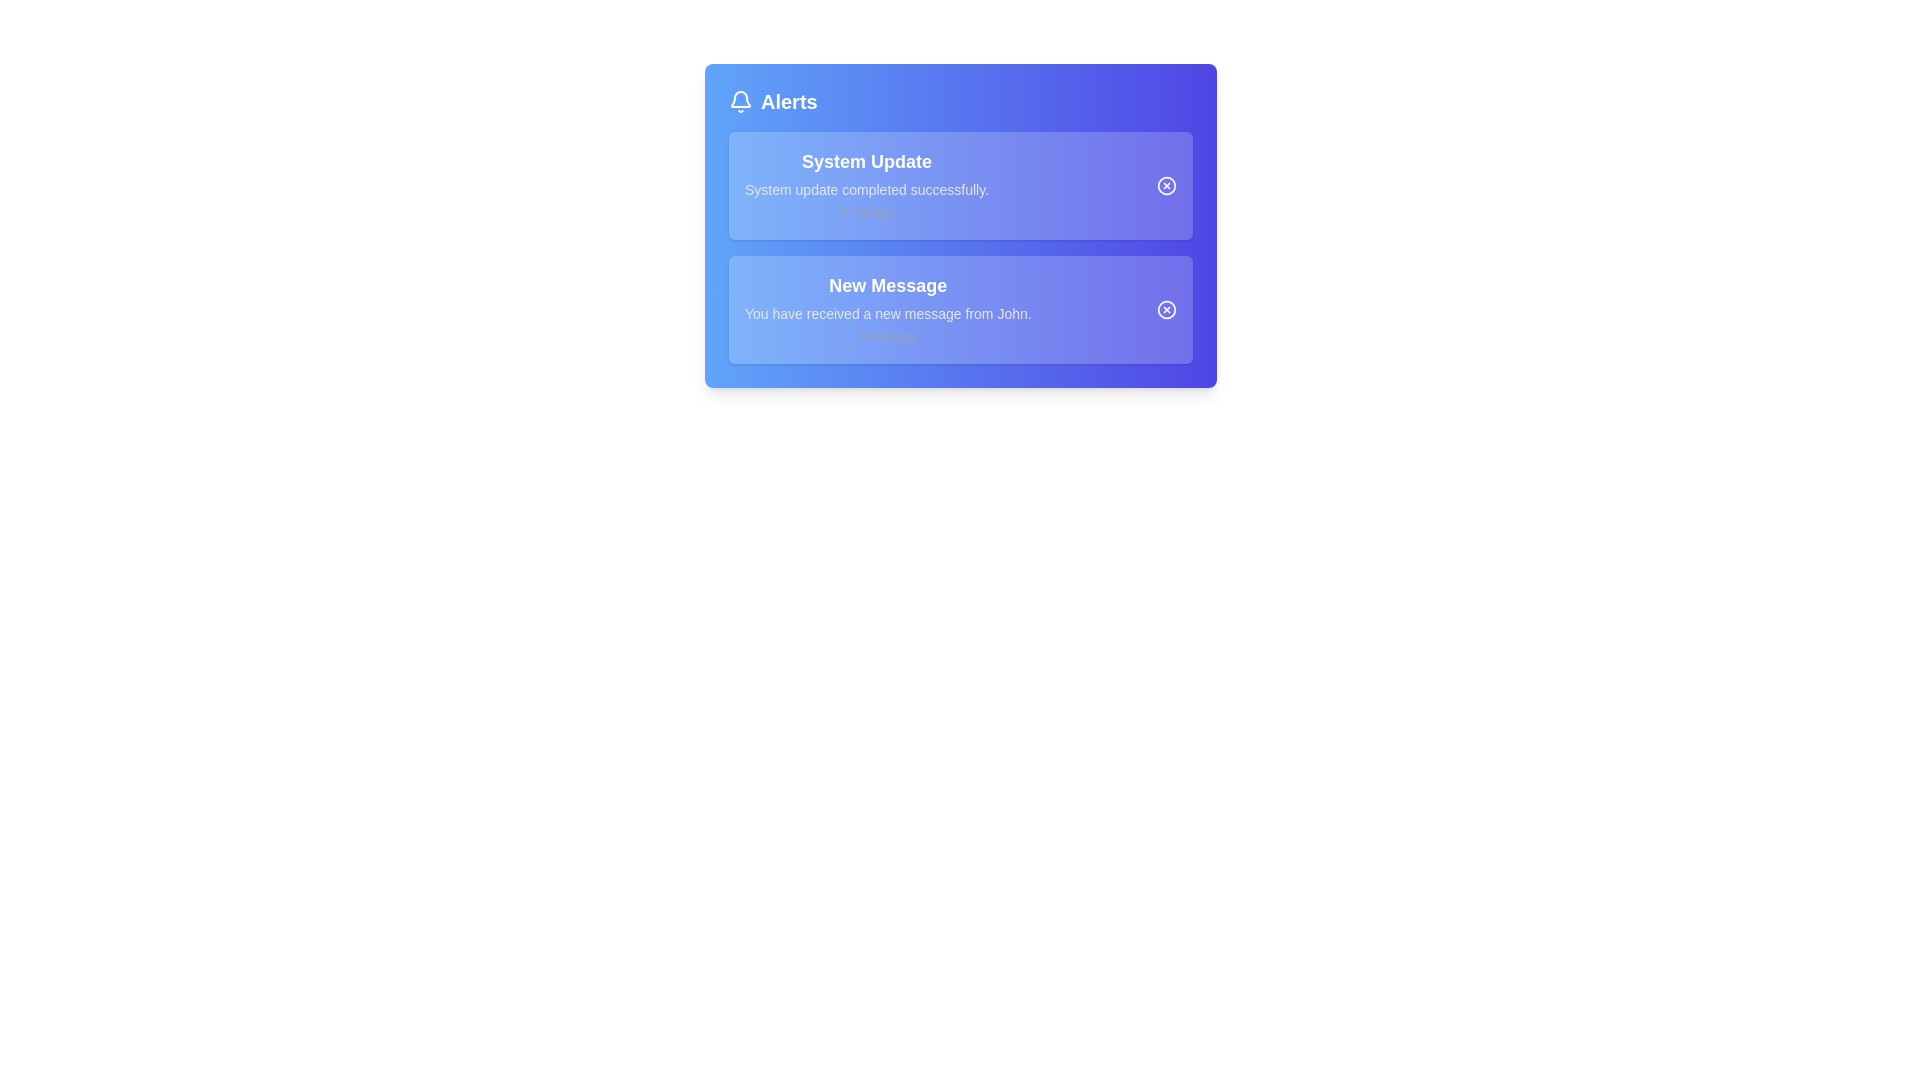 Image resolution: width=1920 pixels, height=1080 pixels. I want to click on the circular outer boundary of the close button icon located on the right side of the second notification card in the alert box interface, so click(1166, 309).